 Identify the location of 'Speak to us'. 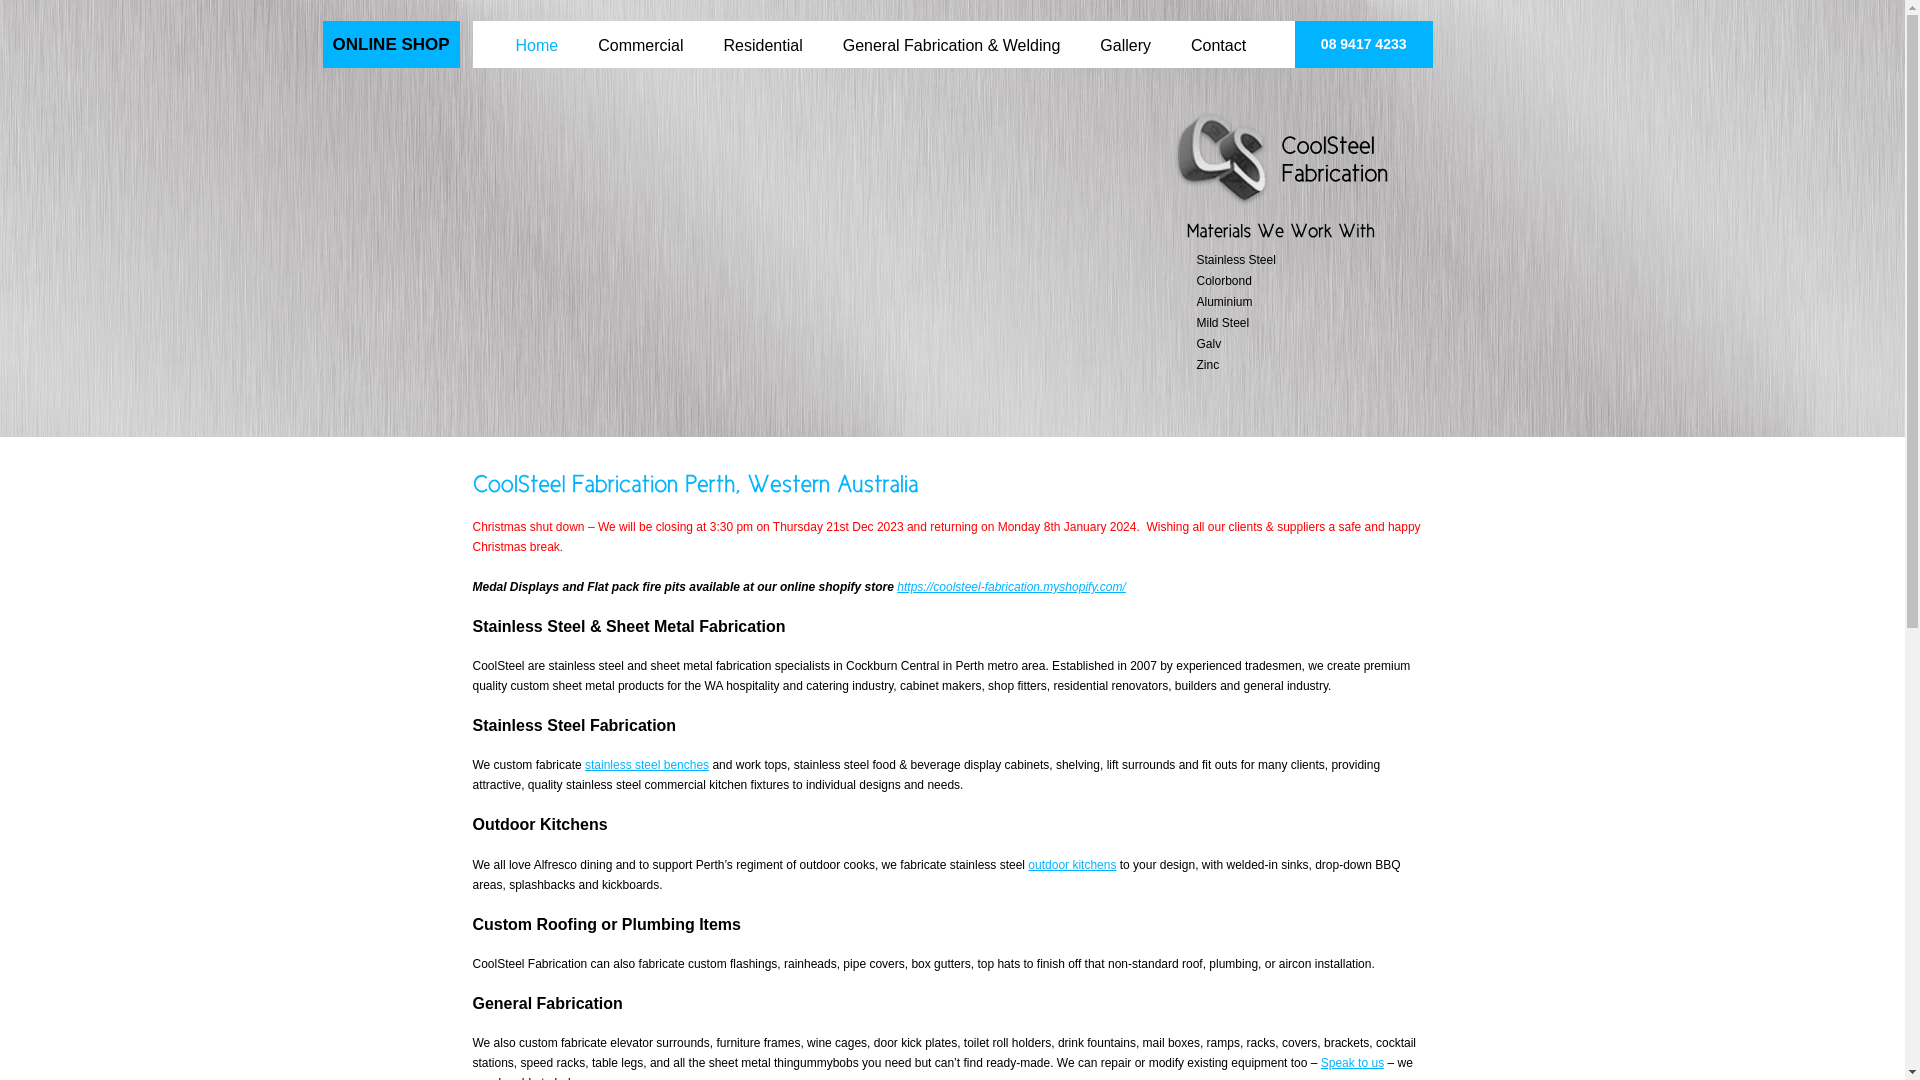
(1352, 1062).